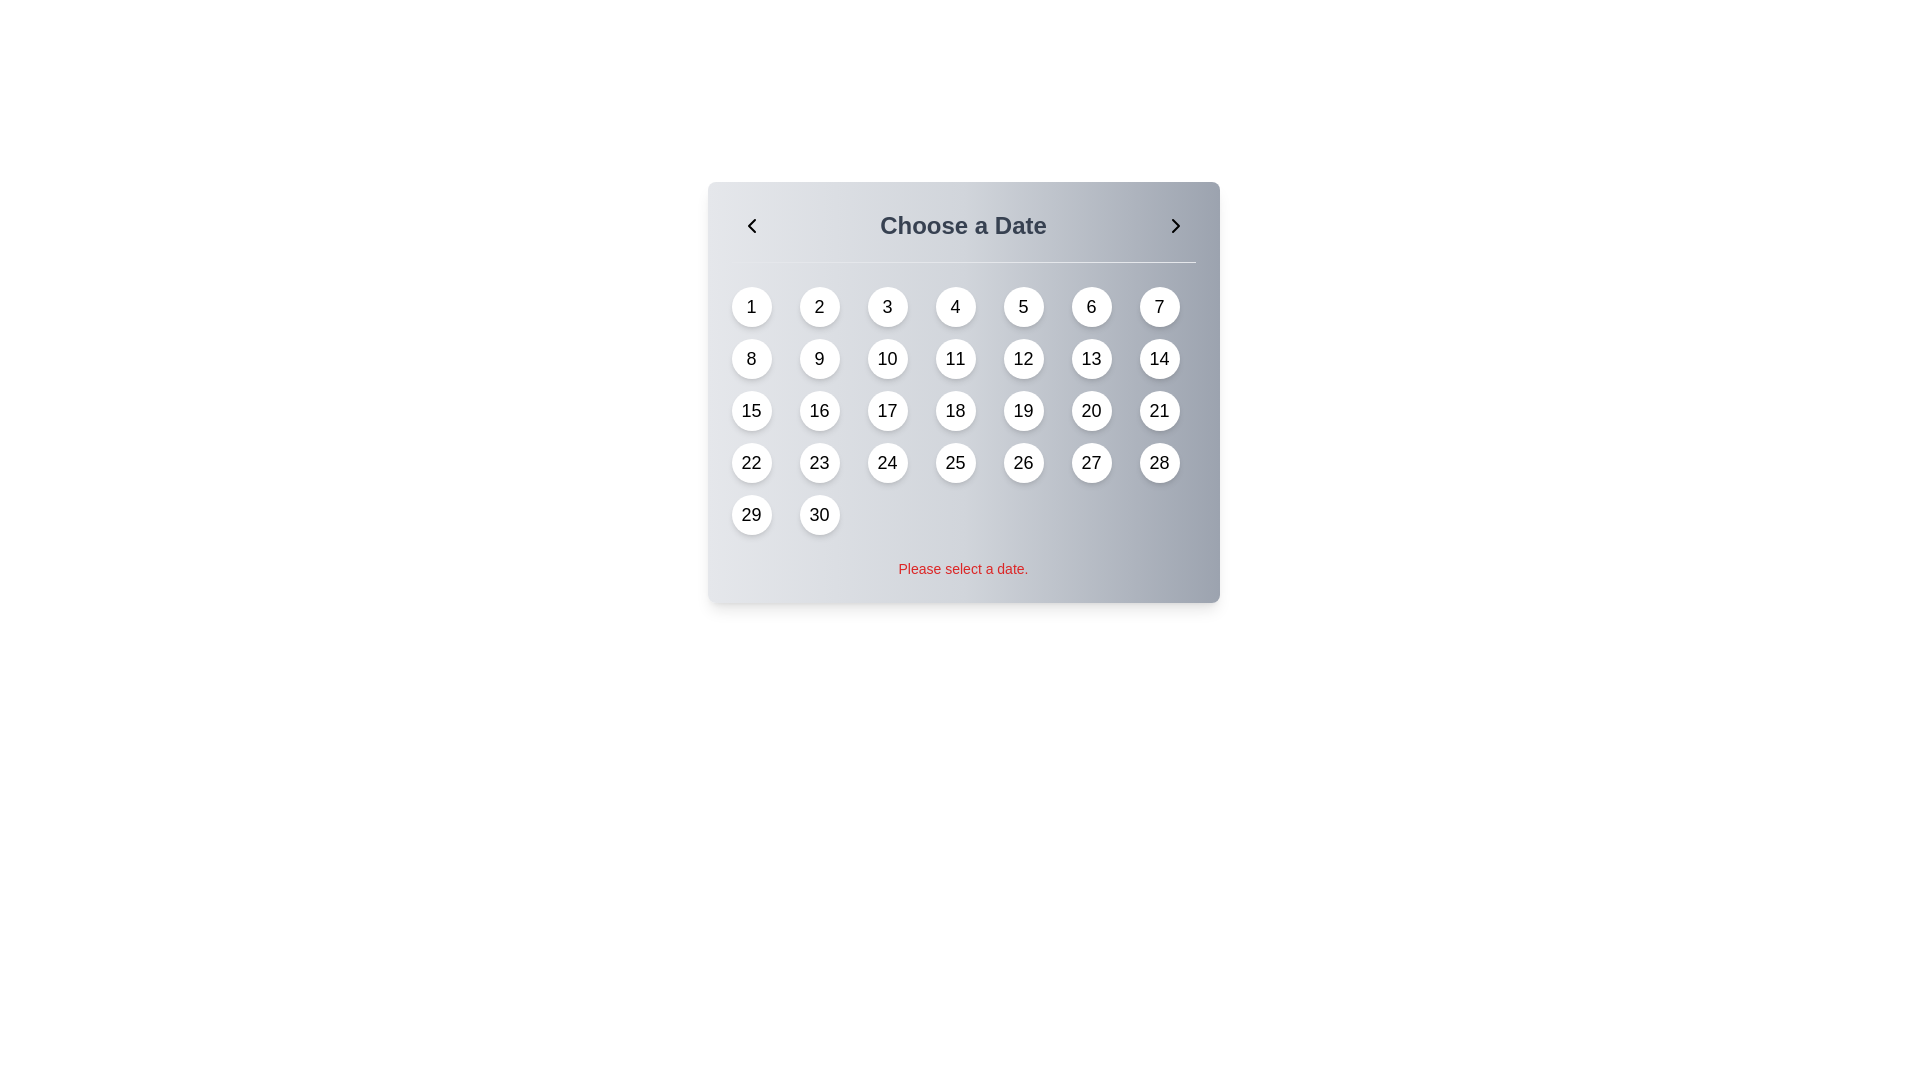 Image resolution: width=1920 pixels, height=1080 pixels. I want to click on the selectable button for the date '27' in the date picker interface, so click(1090, 462).